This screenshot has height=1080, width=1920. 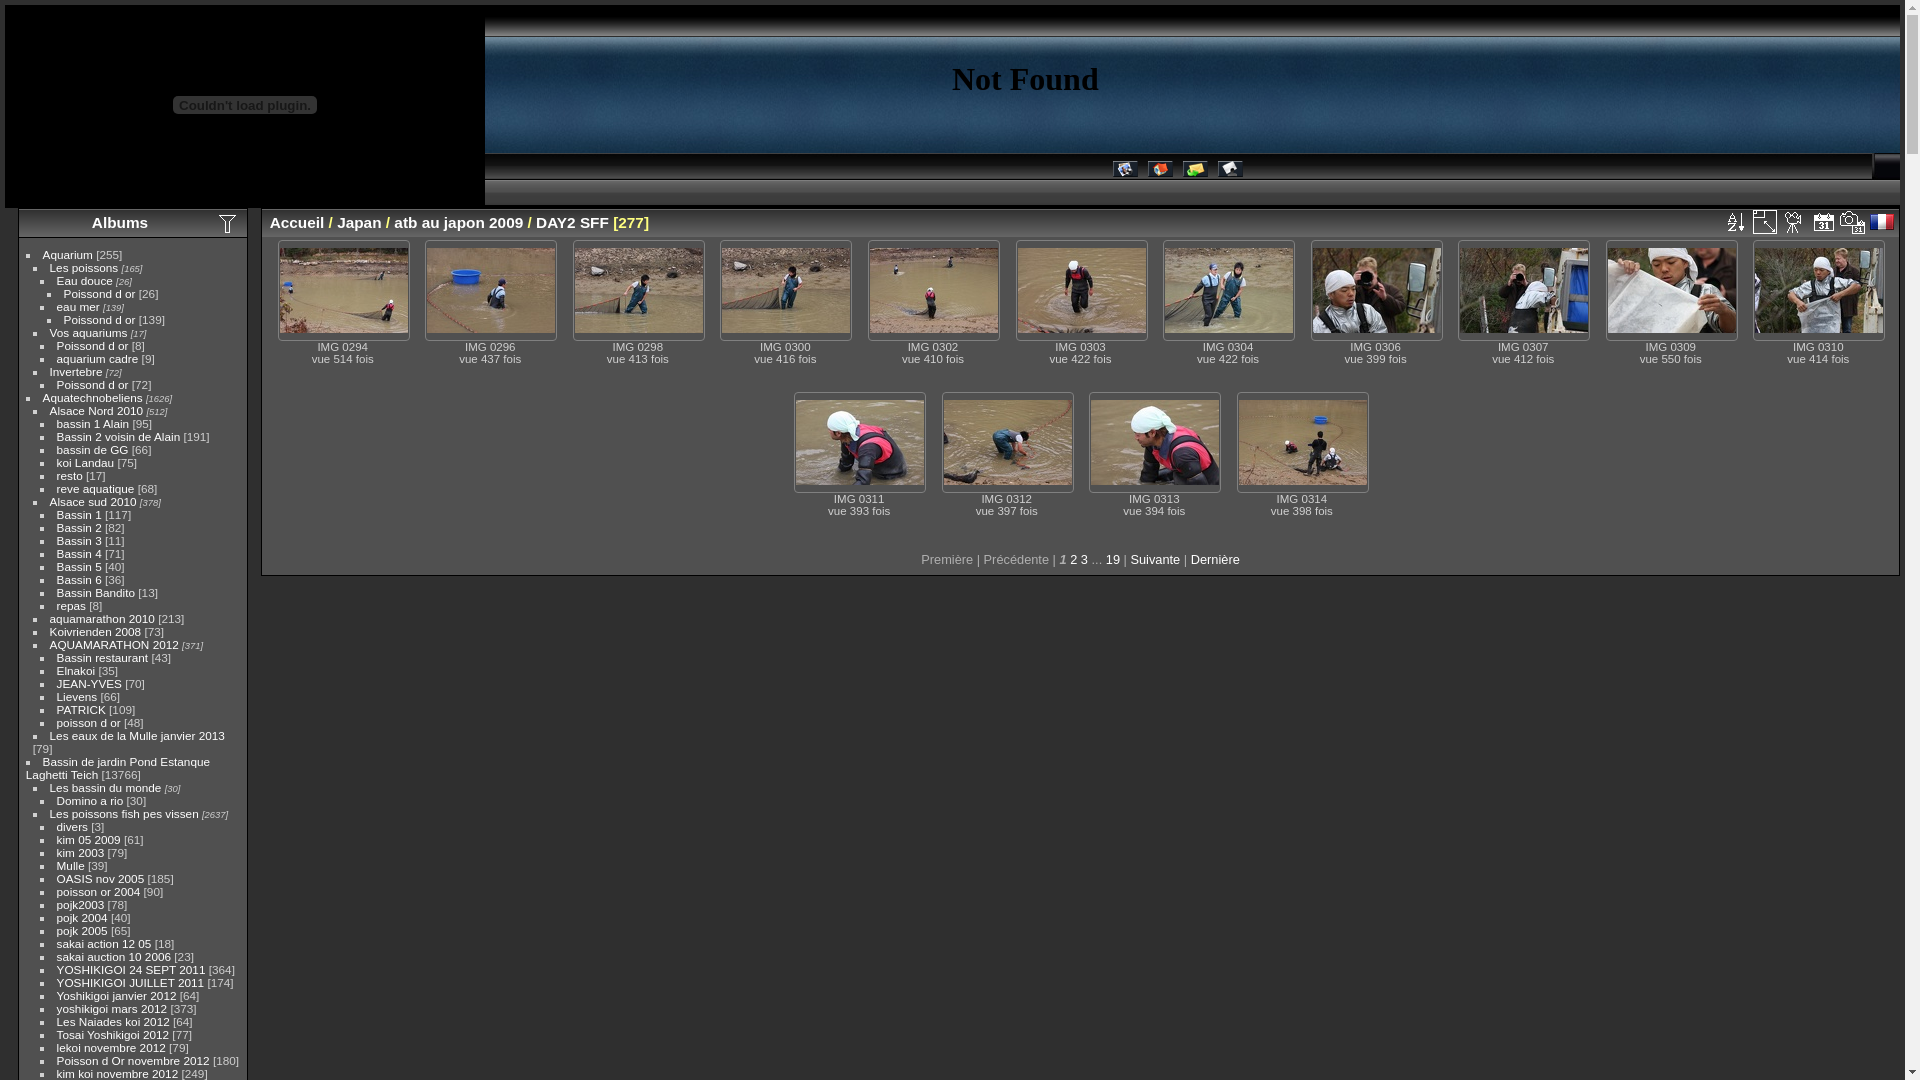 What do you see at coordinates (1754, 290) in the screenshot?
I see `'IMG 0310 (414 visites)'` at bounding box center [1754, 290].